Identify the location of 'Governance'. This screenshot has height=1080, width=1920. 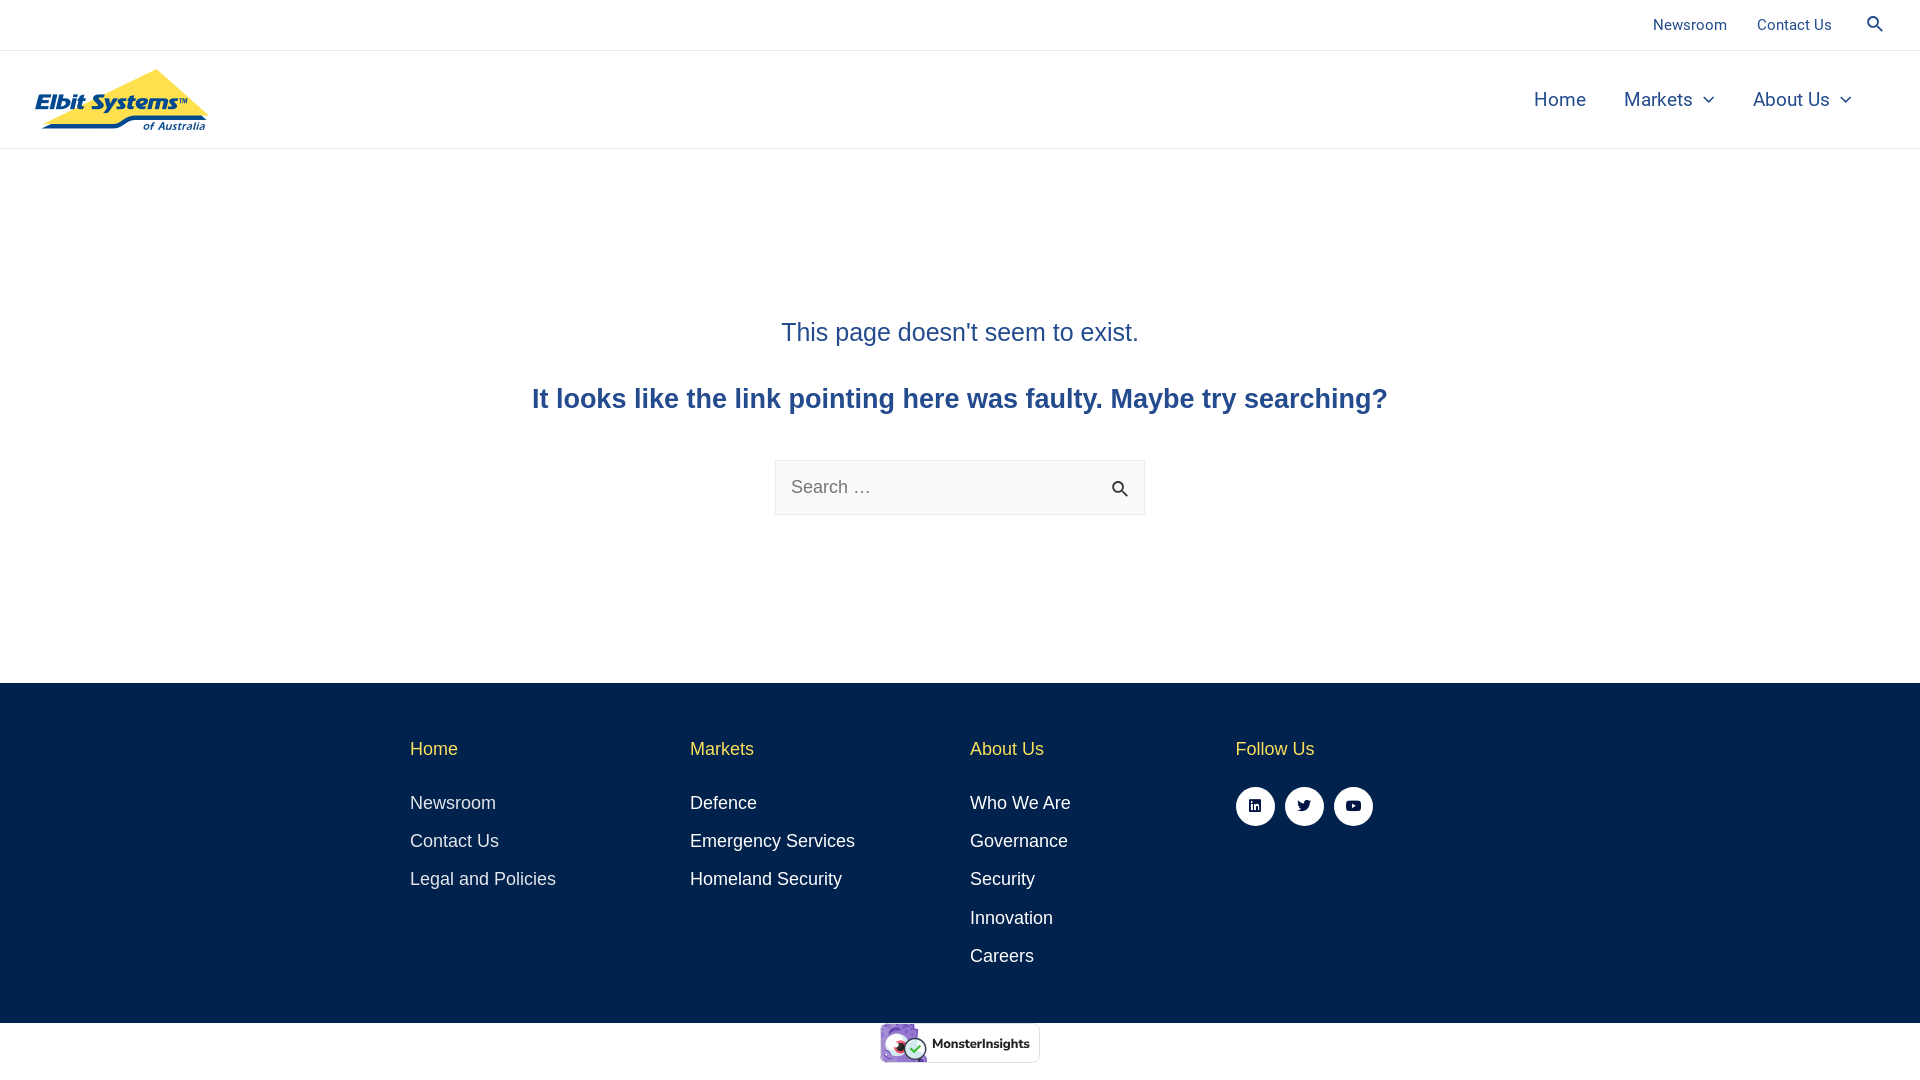
(1055, 841).